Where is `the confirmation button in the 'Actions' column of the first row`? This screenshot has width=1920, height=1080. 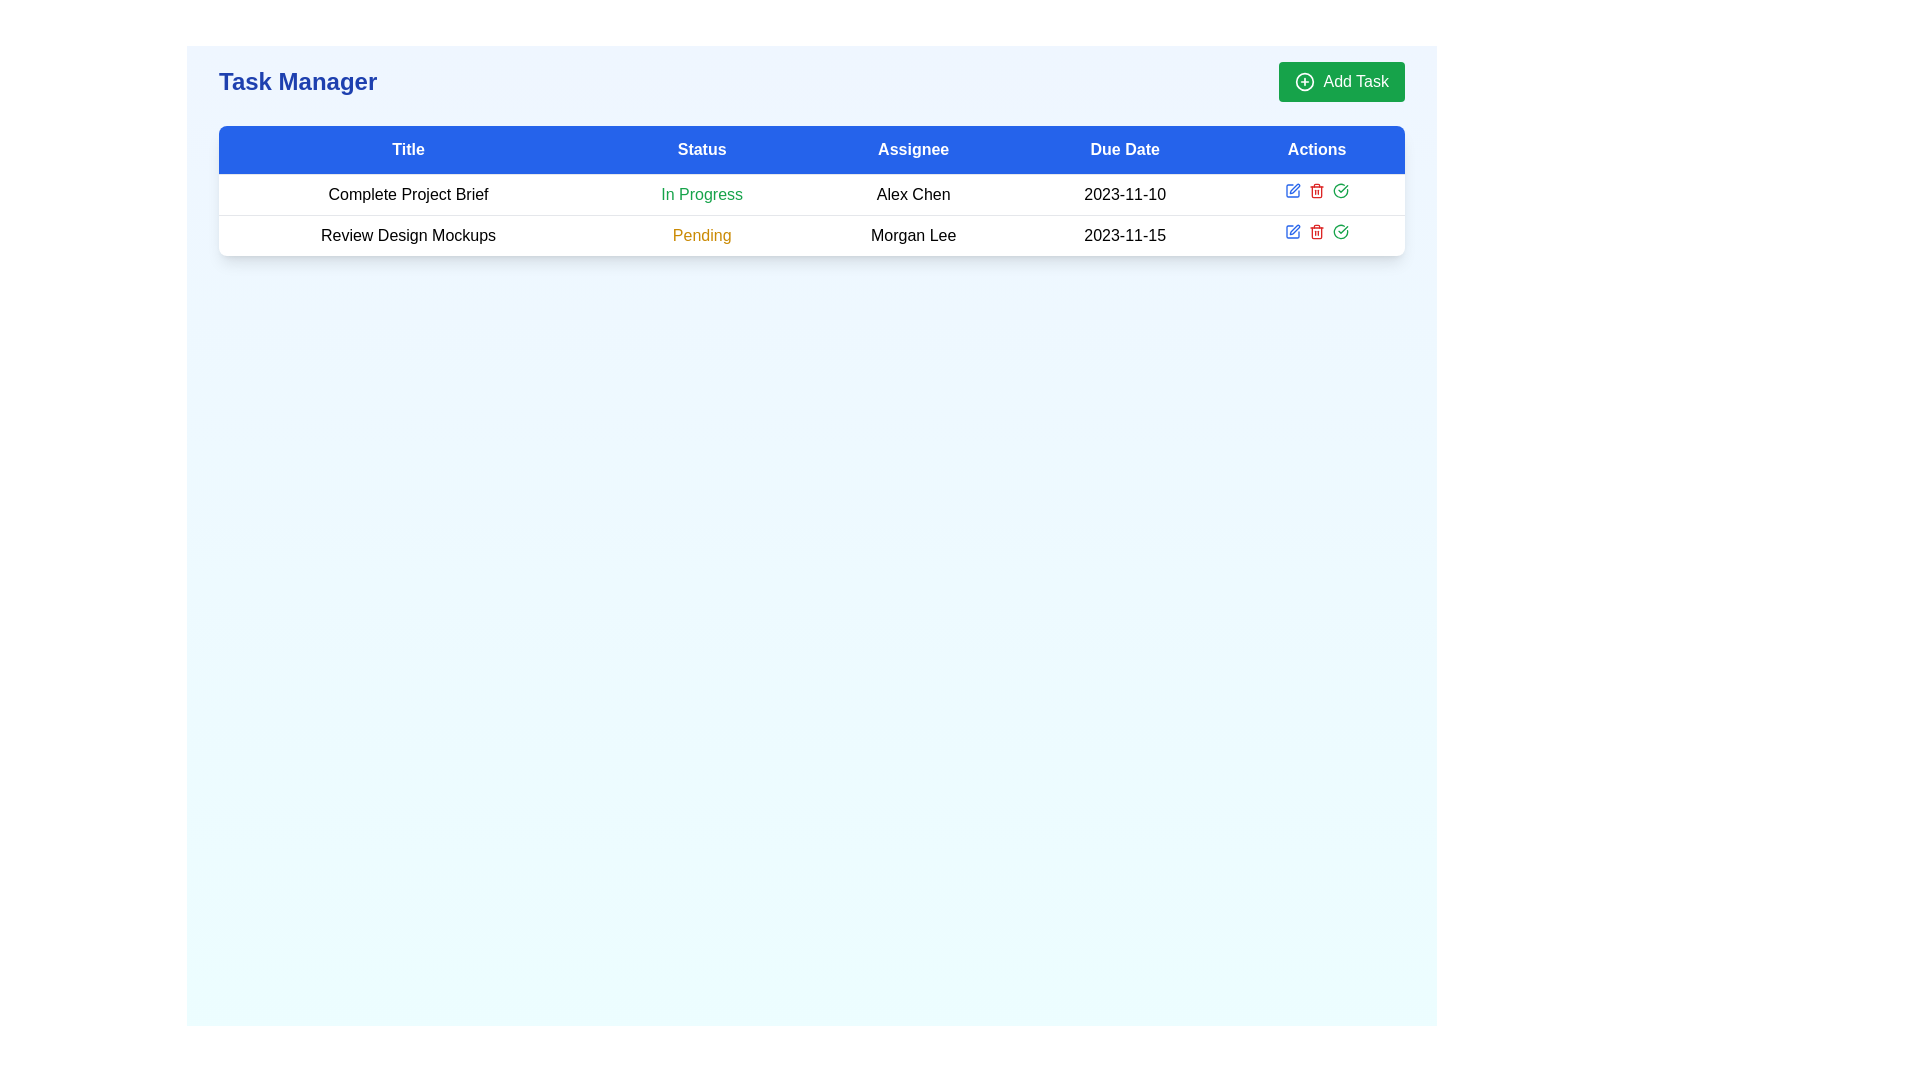
the confirmation button in the 'Actions' column of the first row is located at coordinates (1341, 230).